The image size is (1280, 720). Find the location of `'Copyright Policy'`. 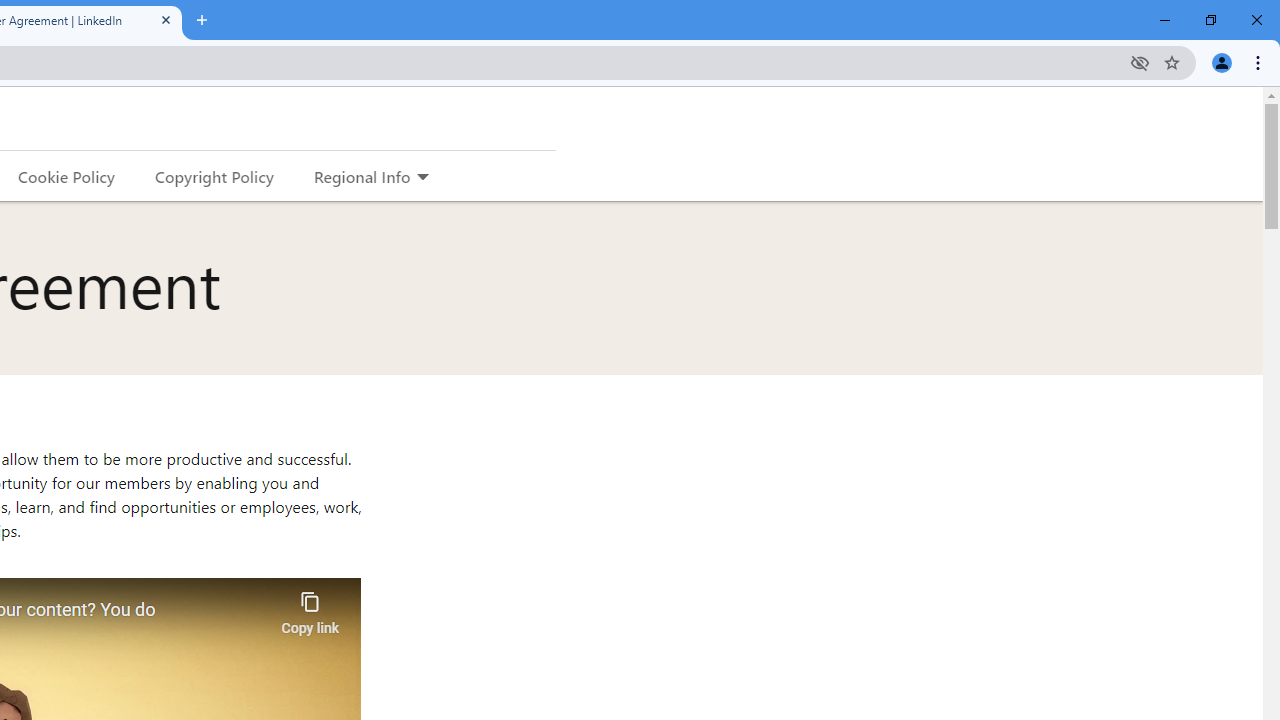

'Copyright Policy' is located at coordinates (213, 175).